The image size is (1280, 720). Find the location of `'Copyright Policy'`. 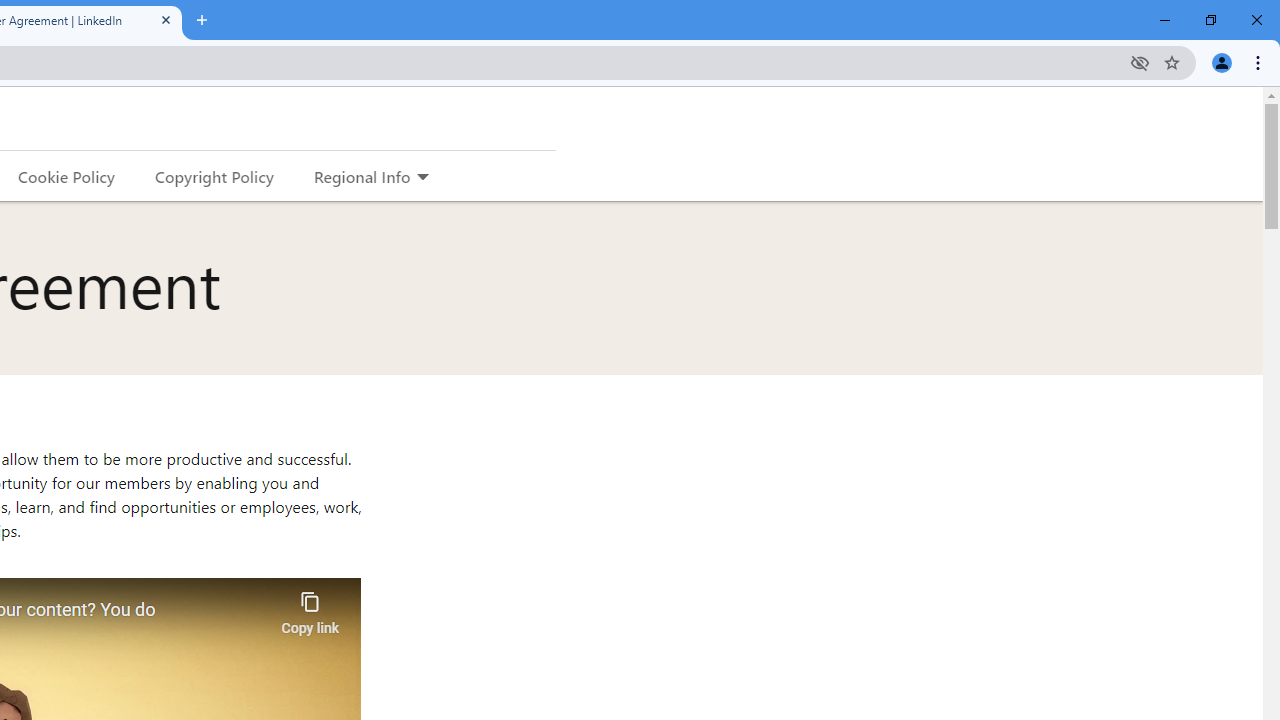

'Copyright Policy' is located at coordinates (213, 175).